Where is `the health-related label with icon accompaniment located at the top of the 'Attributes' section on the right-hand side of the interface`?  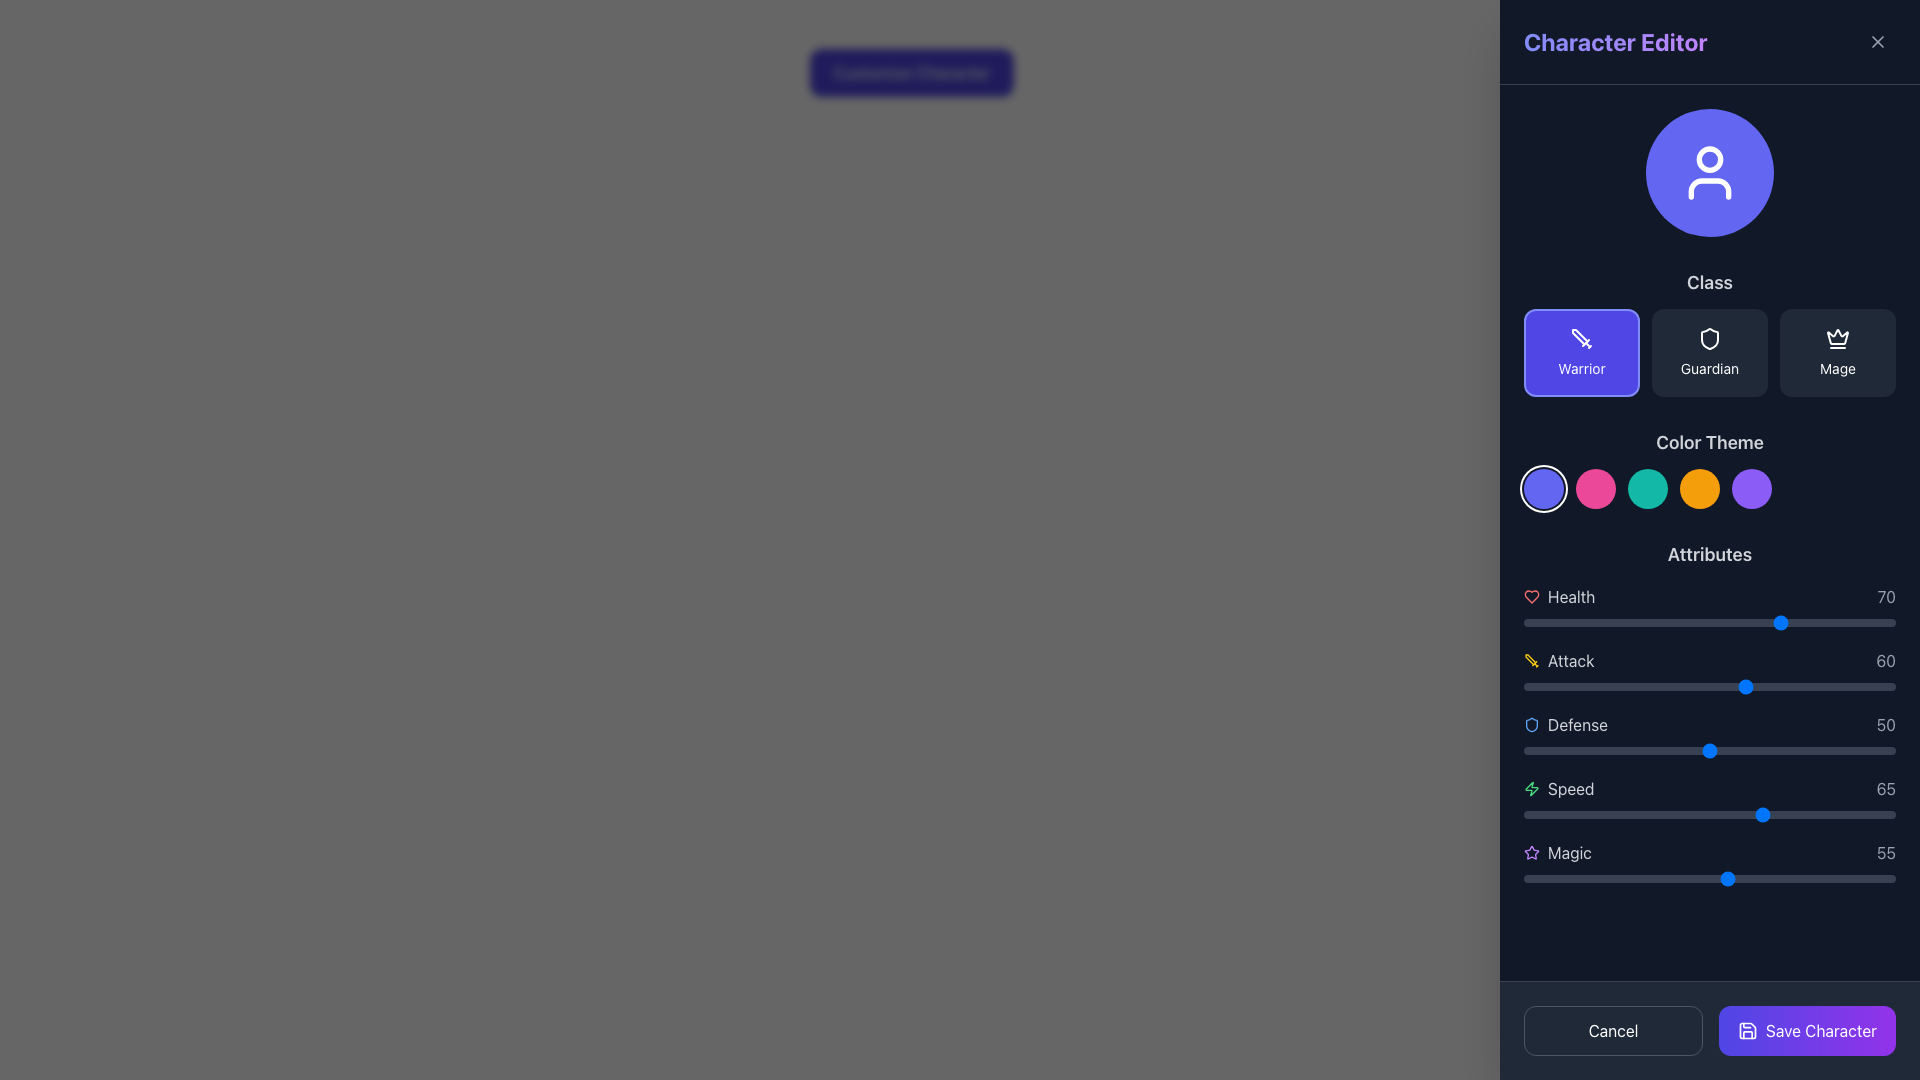
the health-related label with icon accompaniment located at the top of the 'Attributes' section on the right-hand side of the interface is located at coordinates (1558, 596).